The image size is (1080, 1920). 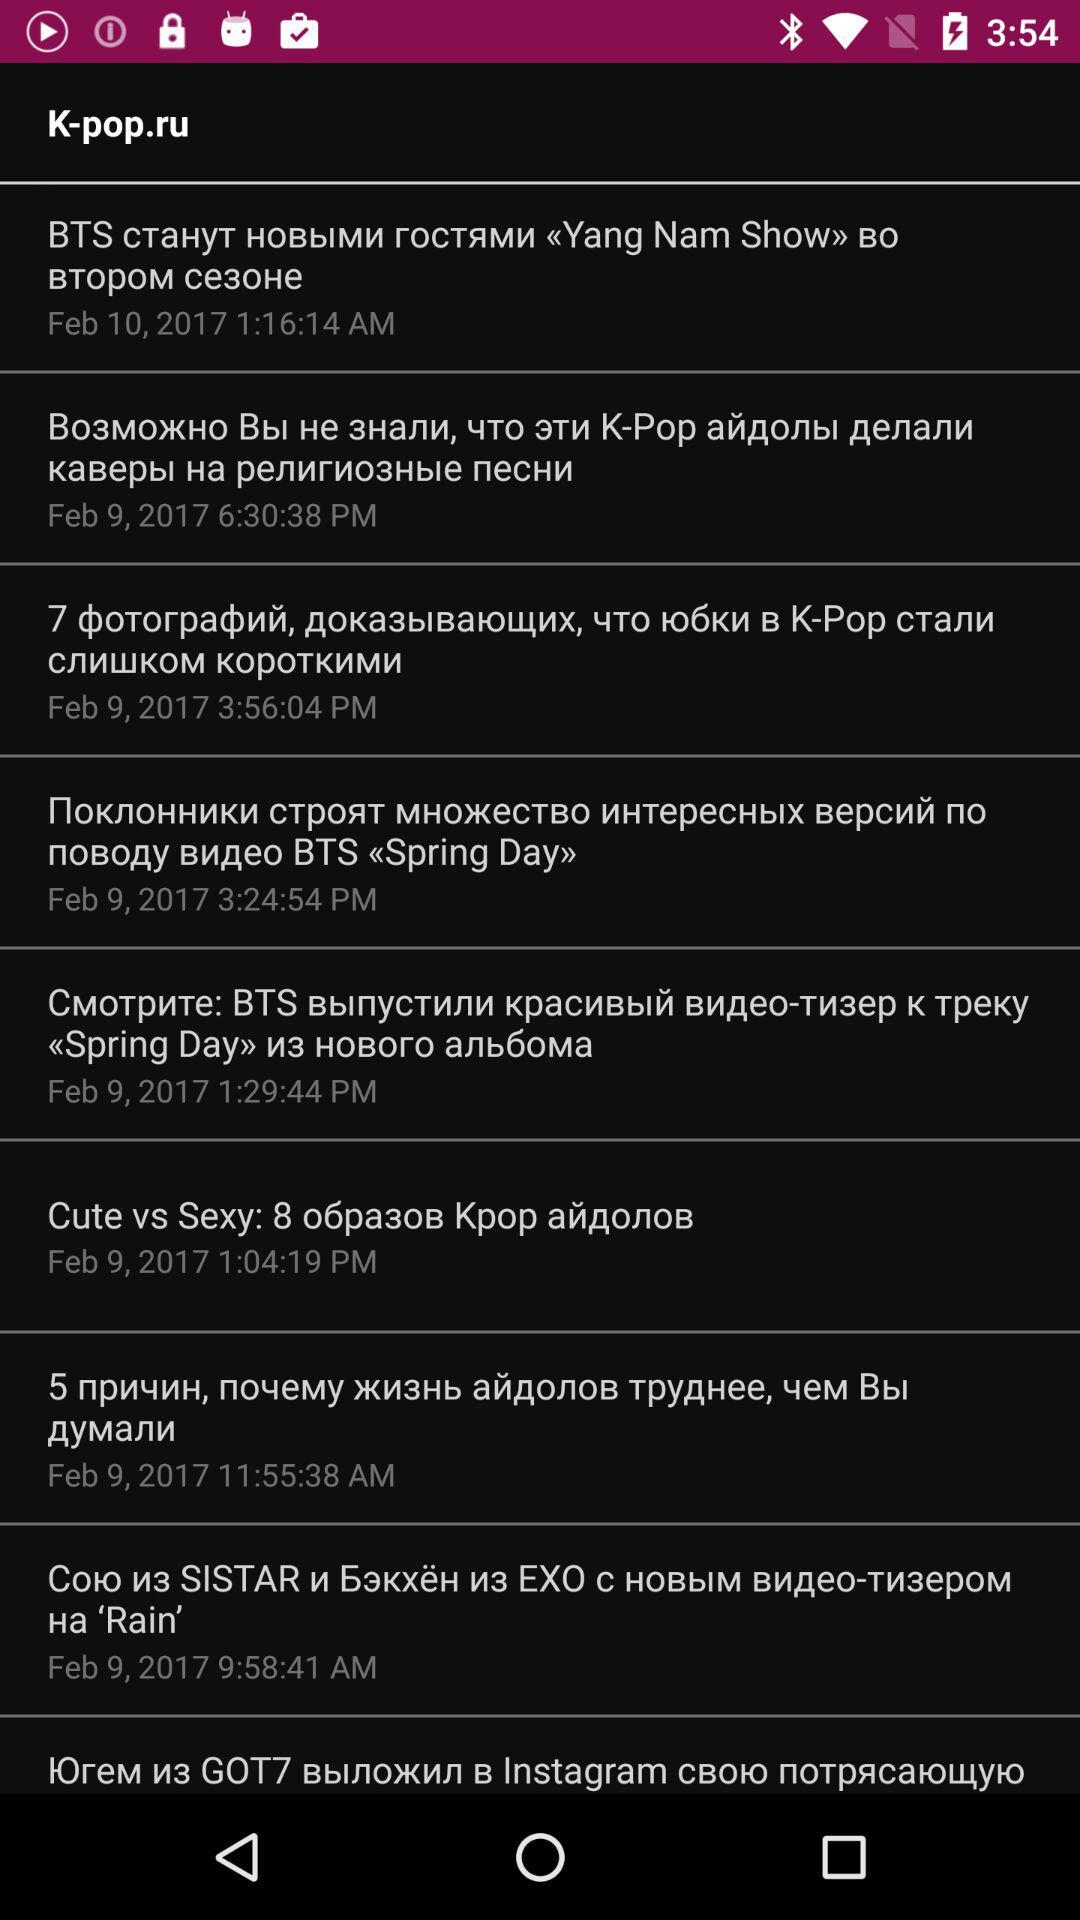 What do you see at coordinates (540, 253) in the screenshot?
I see `the app above feb 10 2017 item` at bounding box center [540, 253].